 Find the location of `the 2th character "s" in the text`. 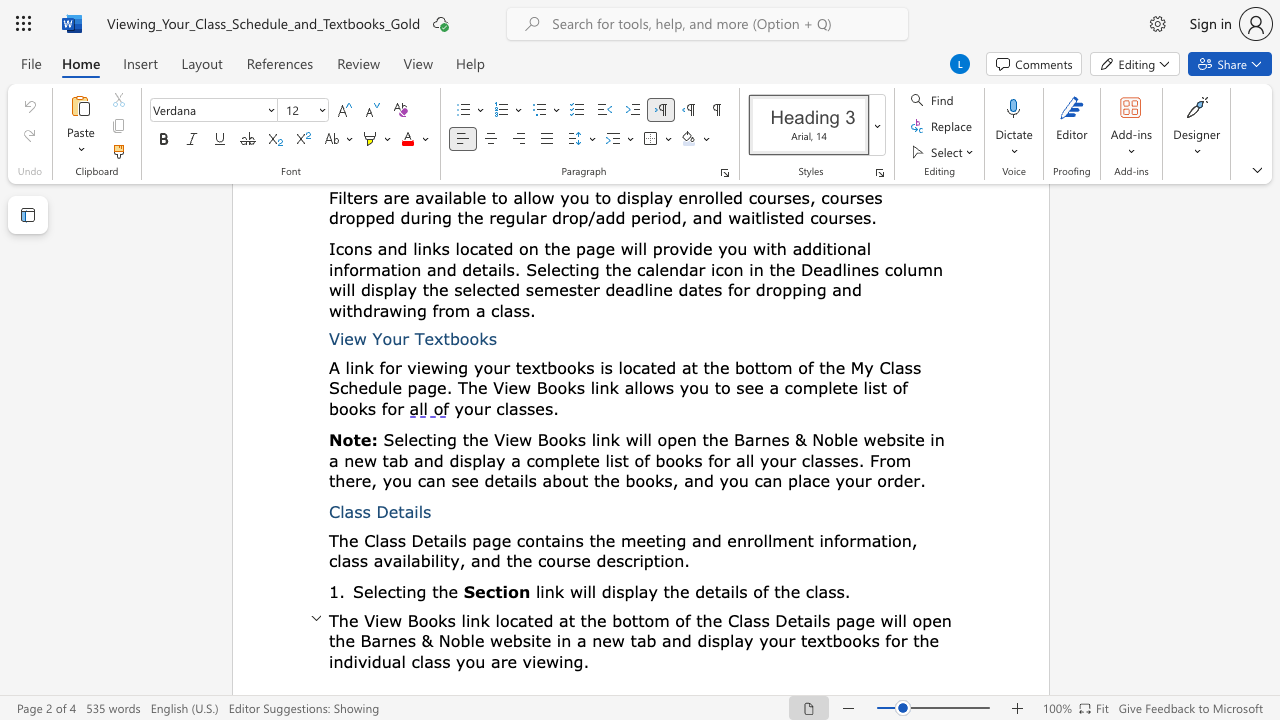

the 2th character "s" in the text is located at coordinates (784, 438).